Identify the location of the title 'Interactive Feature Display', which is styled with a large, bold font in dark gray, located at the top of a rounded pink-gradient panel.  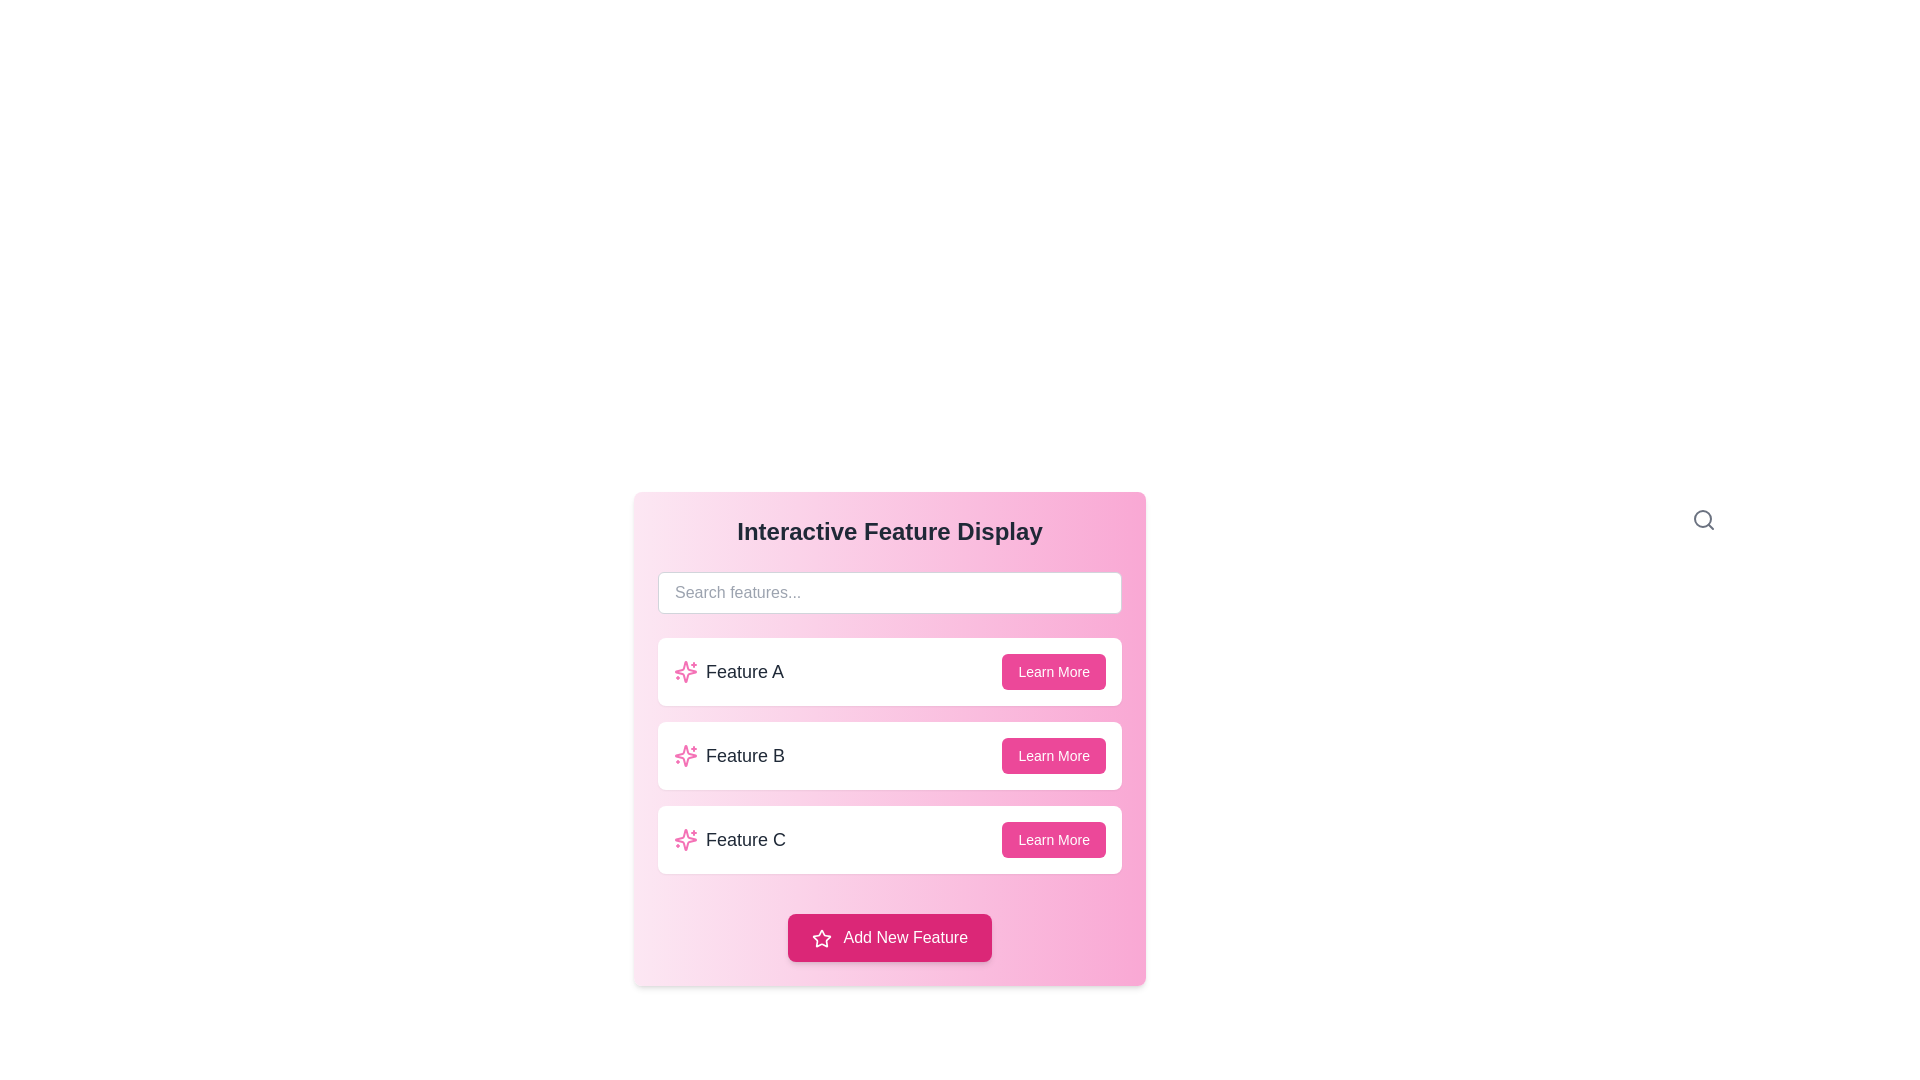
(888, 531).